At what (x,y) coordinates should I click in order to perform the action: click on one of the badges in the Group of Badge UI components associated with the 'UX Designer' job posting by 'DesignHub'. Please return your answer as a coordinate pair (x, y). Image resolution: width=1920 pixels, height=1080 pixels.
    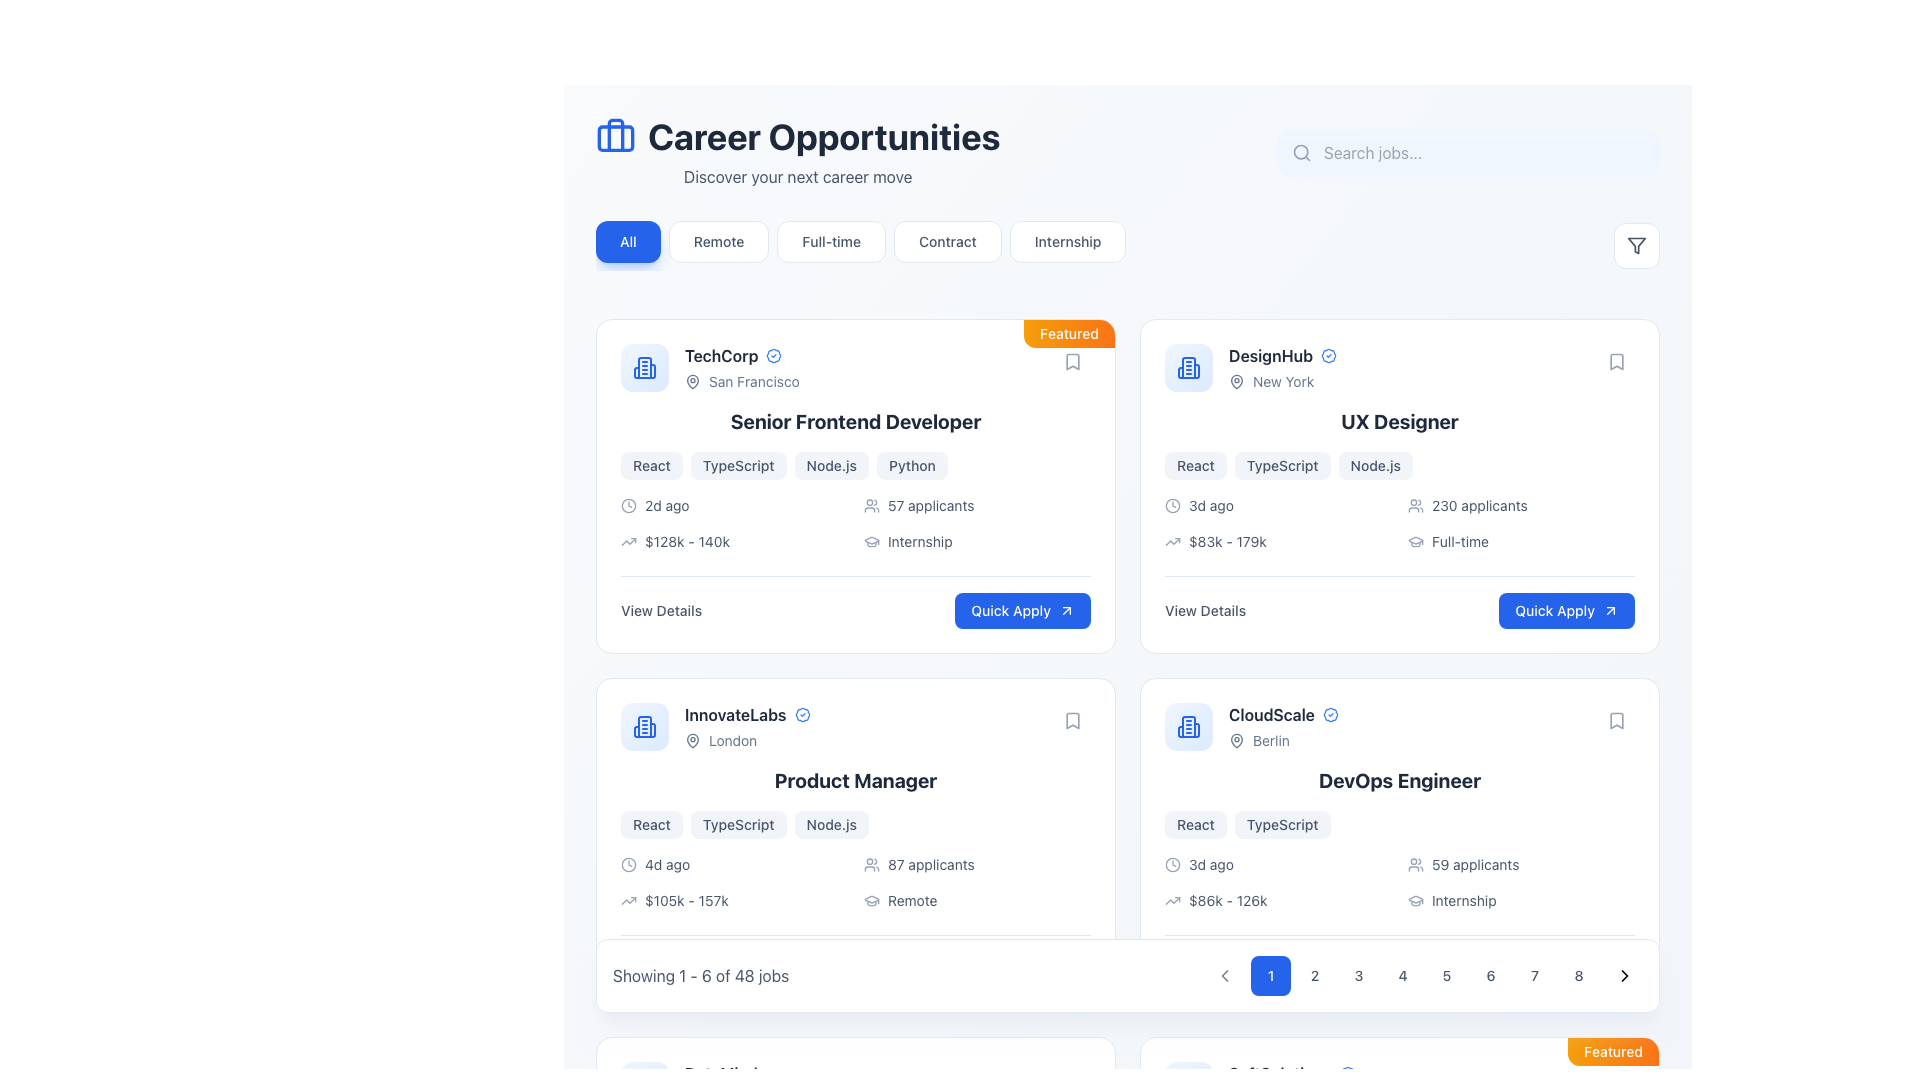
    Looking at the image, I should click on (1399, 466).